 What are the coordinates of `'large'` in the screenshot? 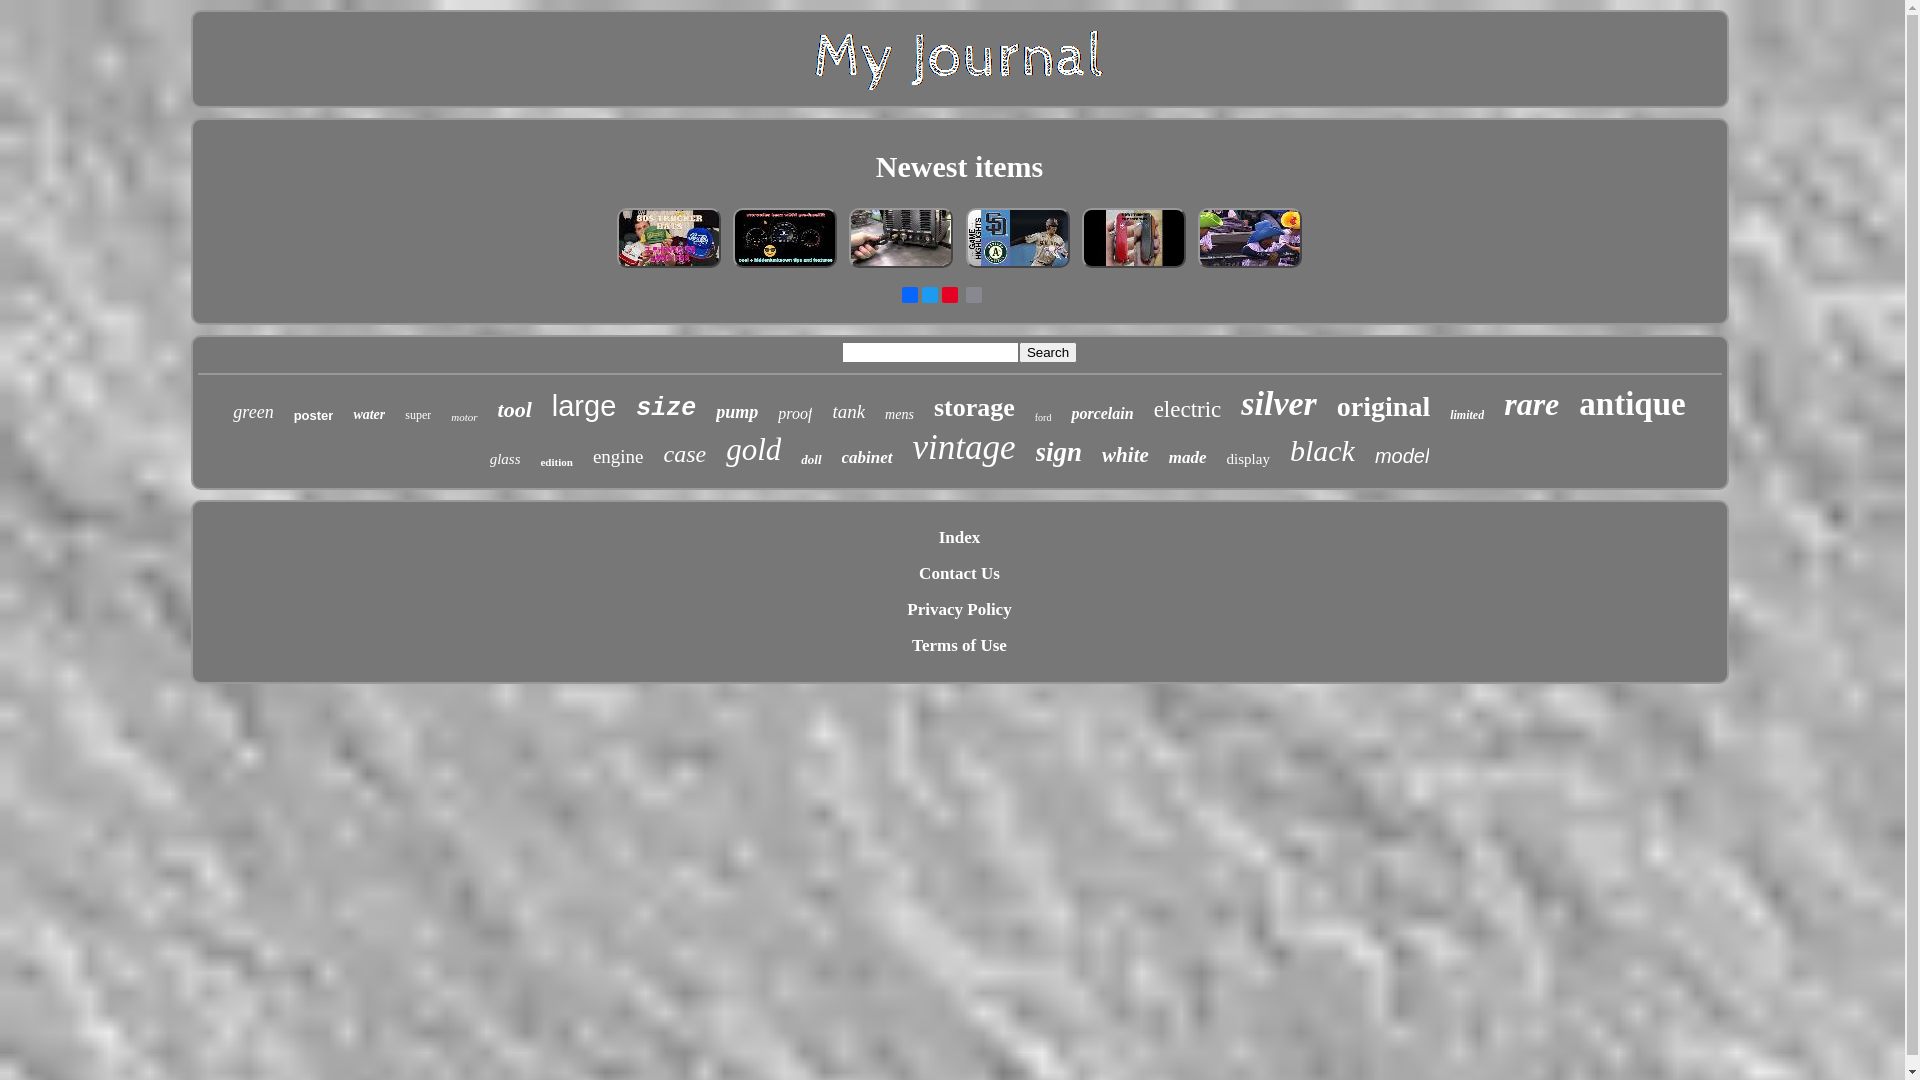 It's located at (583, 405).